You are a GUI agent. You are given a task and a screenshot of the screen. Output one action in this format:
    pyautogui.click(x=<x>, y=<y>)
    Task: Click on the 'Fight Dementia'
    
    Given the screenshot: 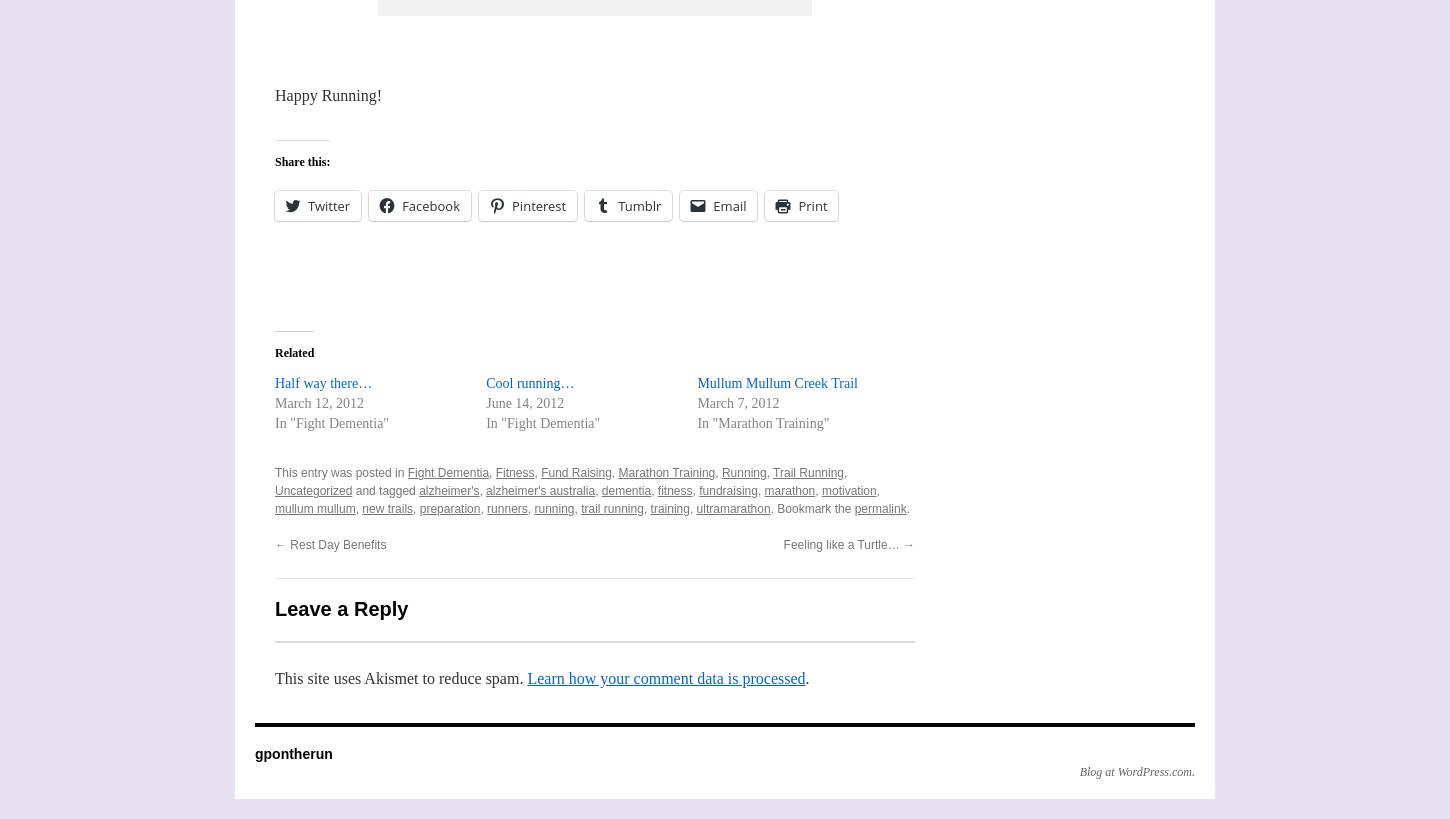 What is the action you would take?
    pyautogui.click(x=447, y=471)
    